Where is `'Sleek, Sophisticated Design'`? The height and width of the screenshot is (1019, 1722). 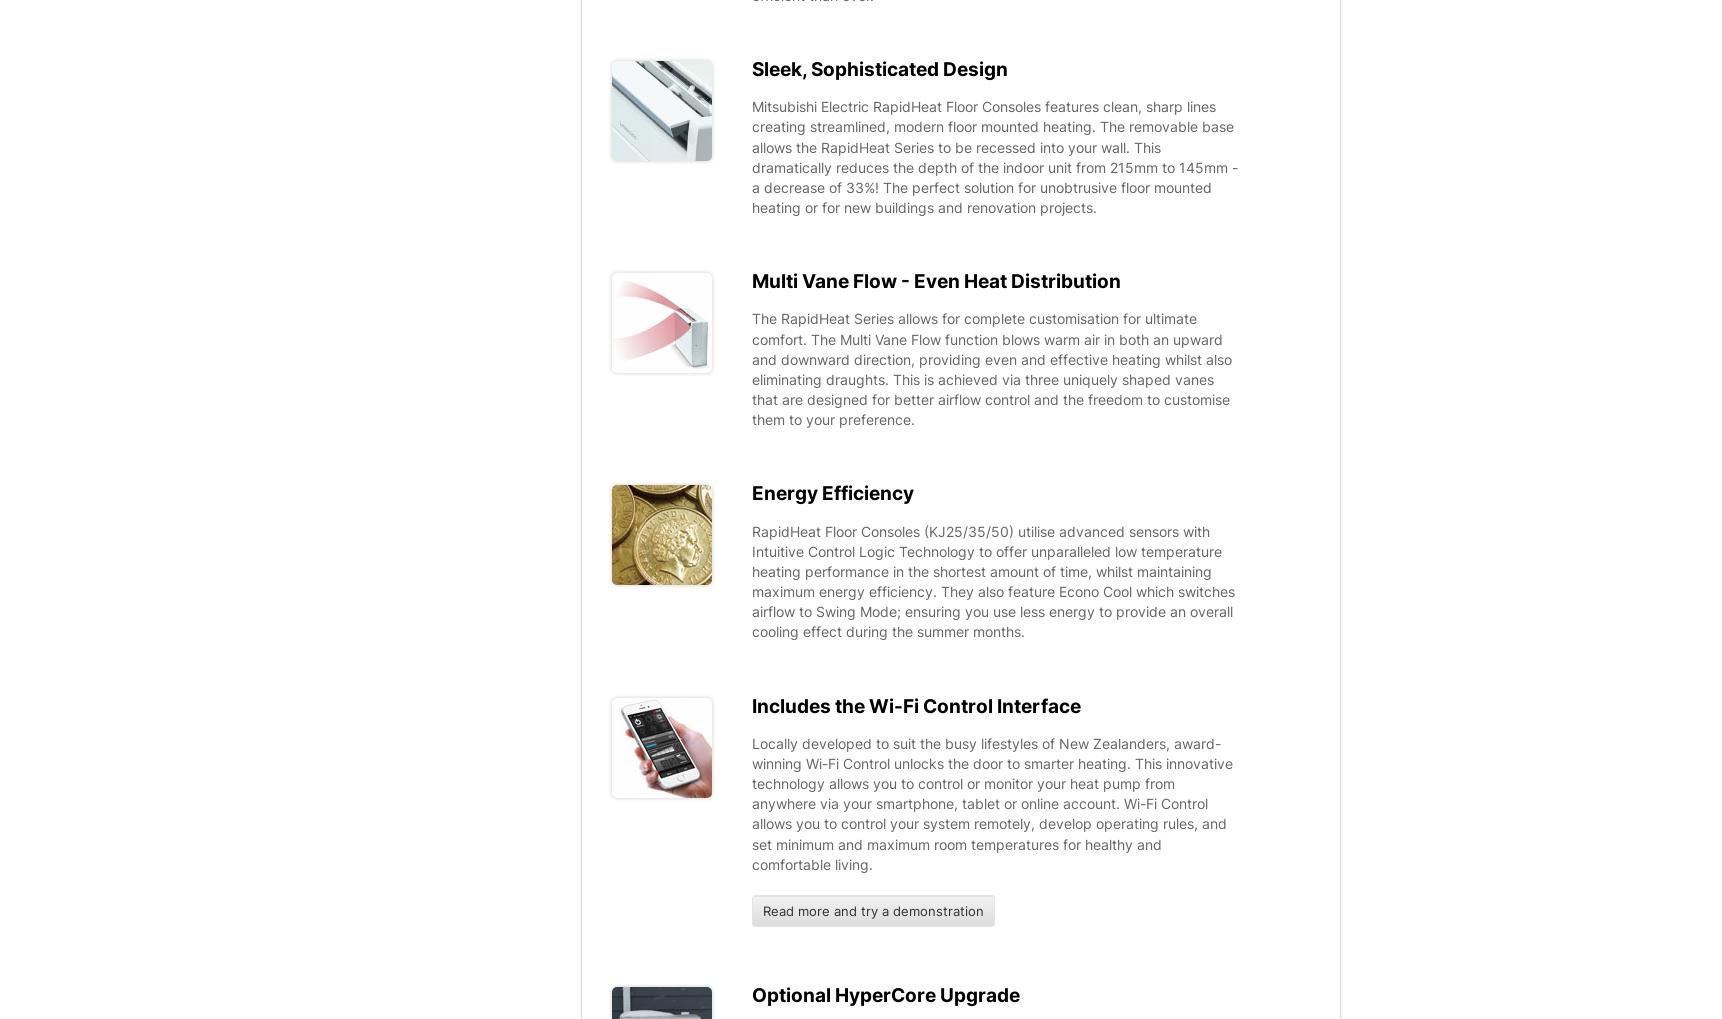 'Sleek, Sophisticated Design' is located at coordinates (879, 67).